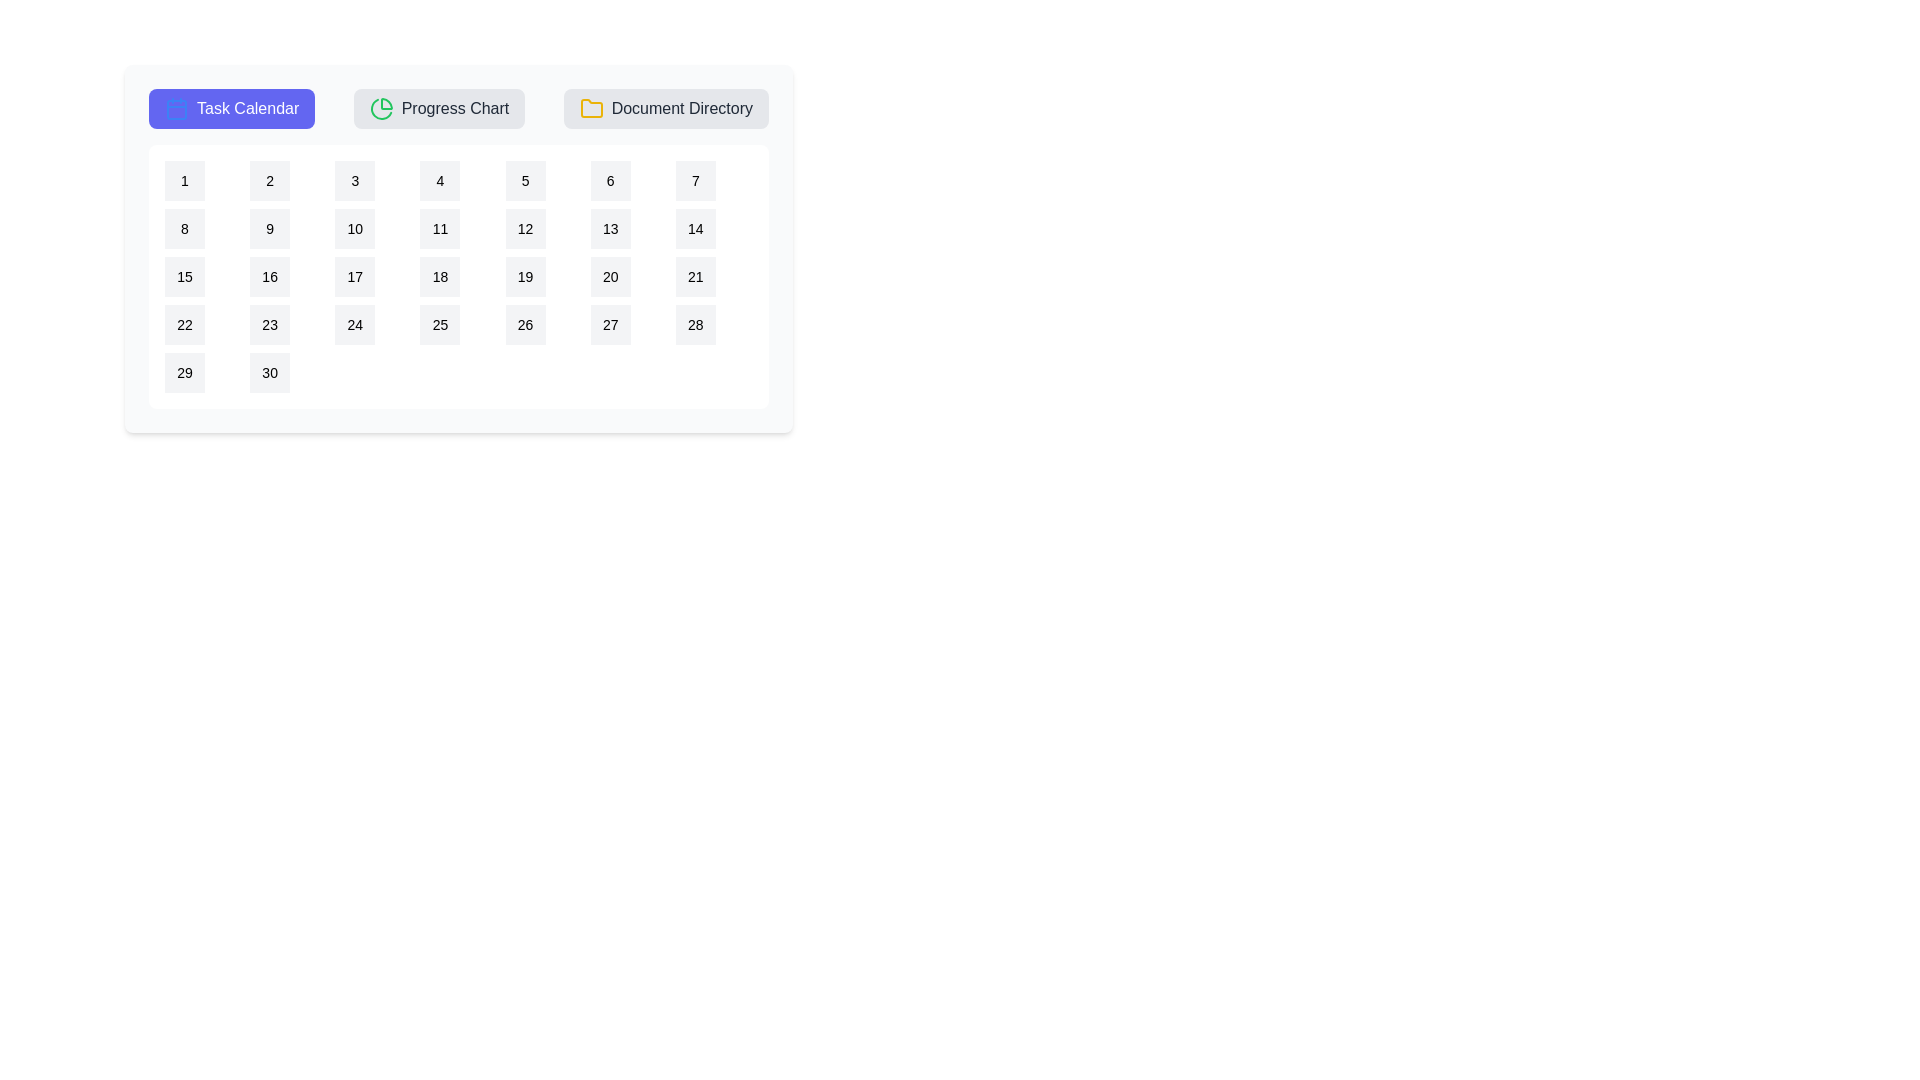 This screenshot has width=1920, height=1080. Describe the element at coordinates (695, 277) in the screenshot. I see `the calendar date 21` at that location.